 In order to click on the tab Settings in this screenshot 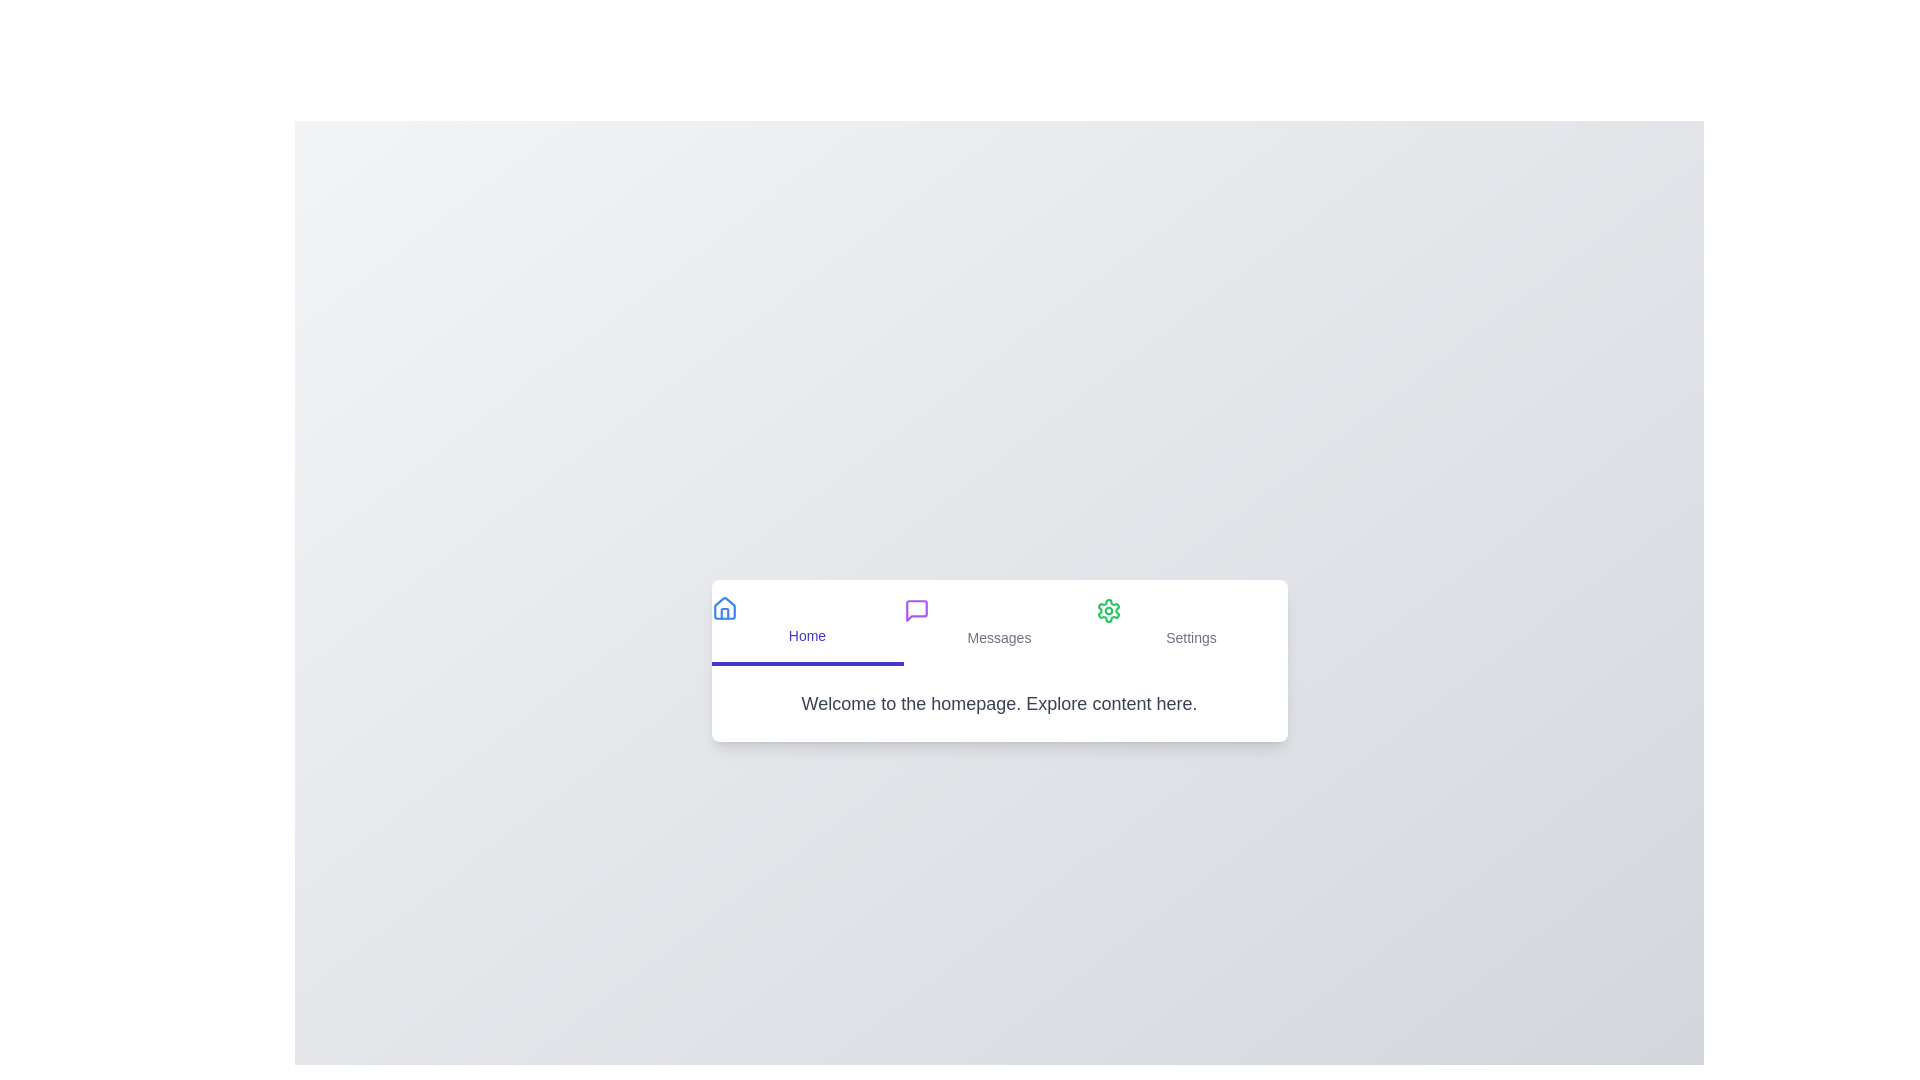, I will do `click(1191, 622)`.